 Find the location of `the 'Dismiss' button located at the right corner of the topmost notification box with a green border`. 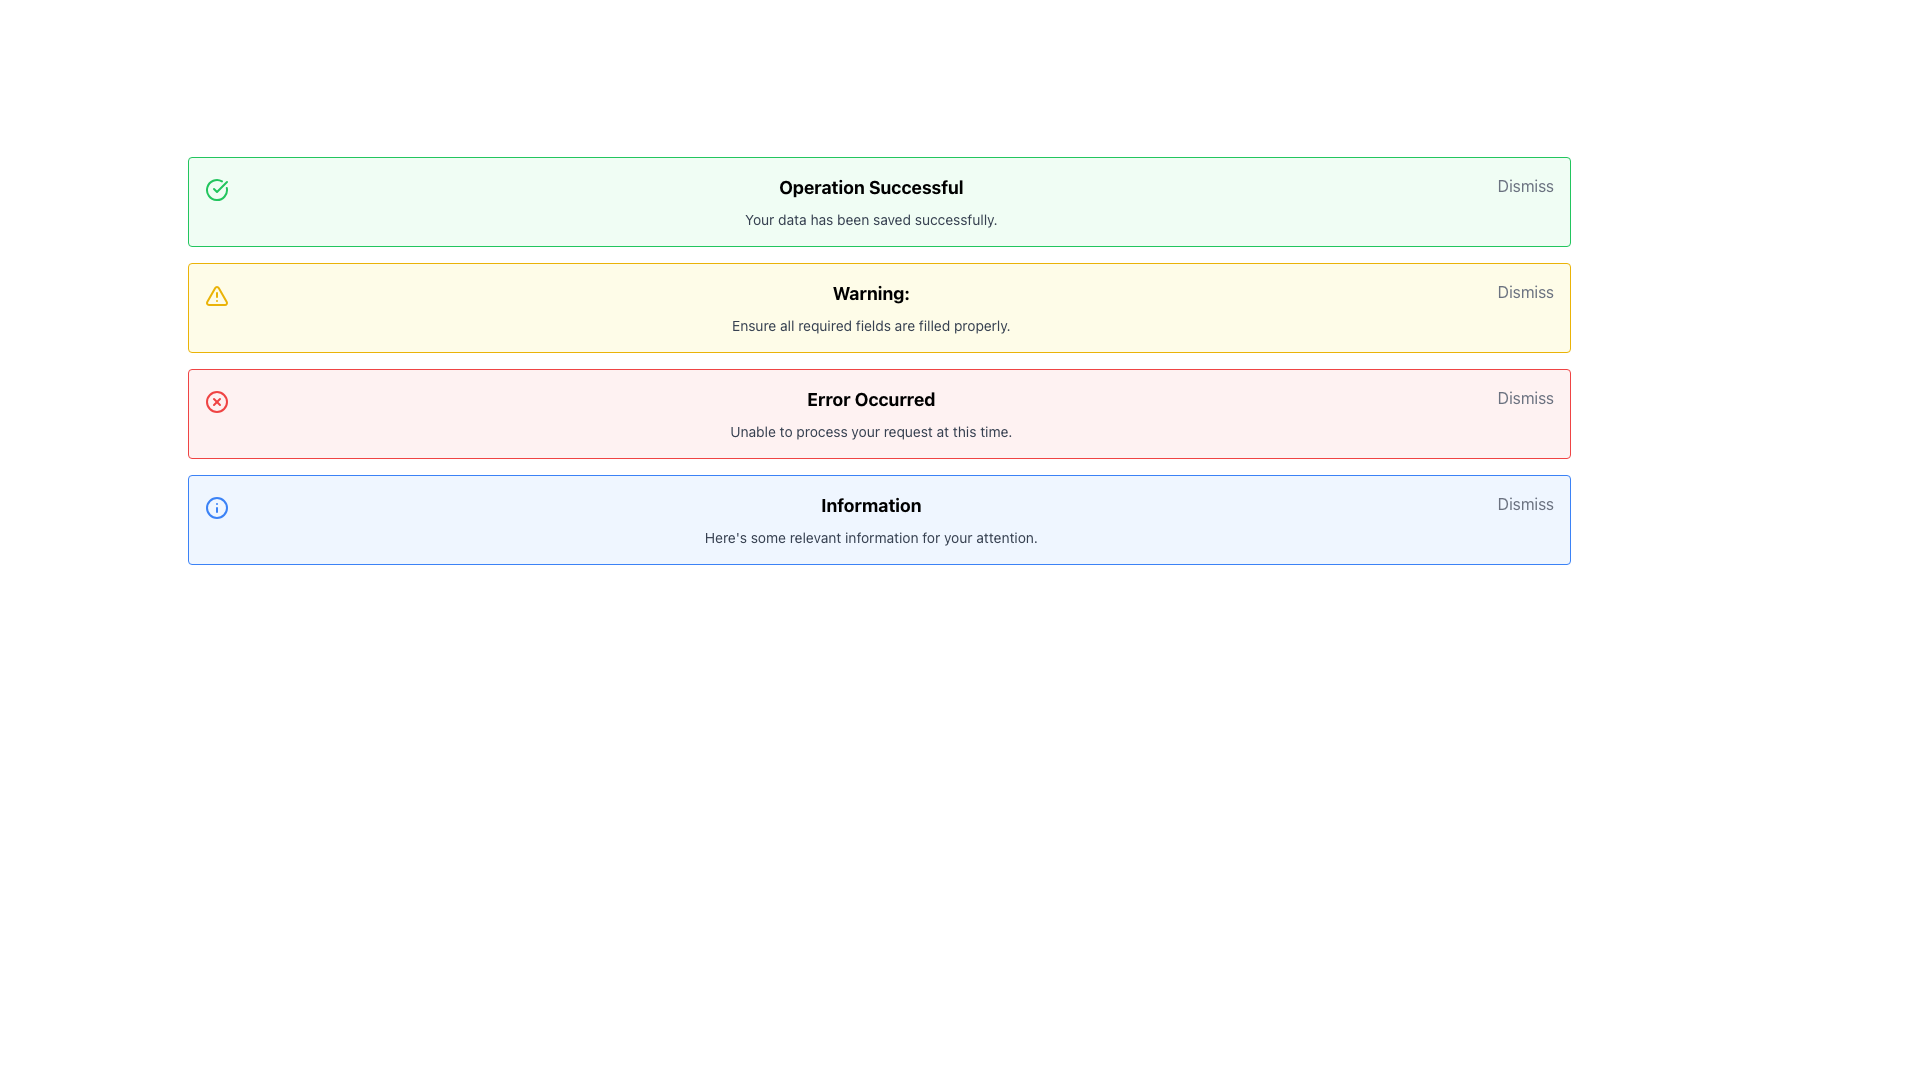

the 'Dismiss' button located at the right corner of the topmost notification box with a green border is located at coordinates (1524, 185).